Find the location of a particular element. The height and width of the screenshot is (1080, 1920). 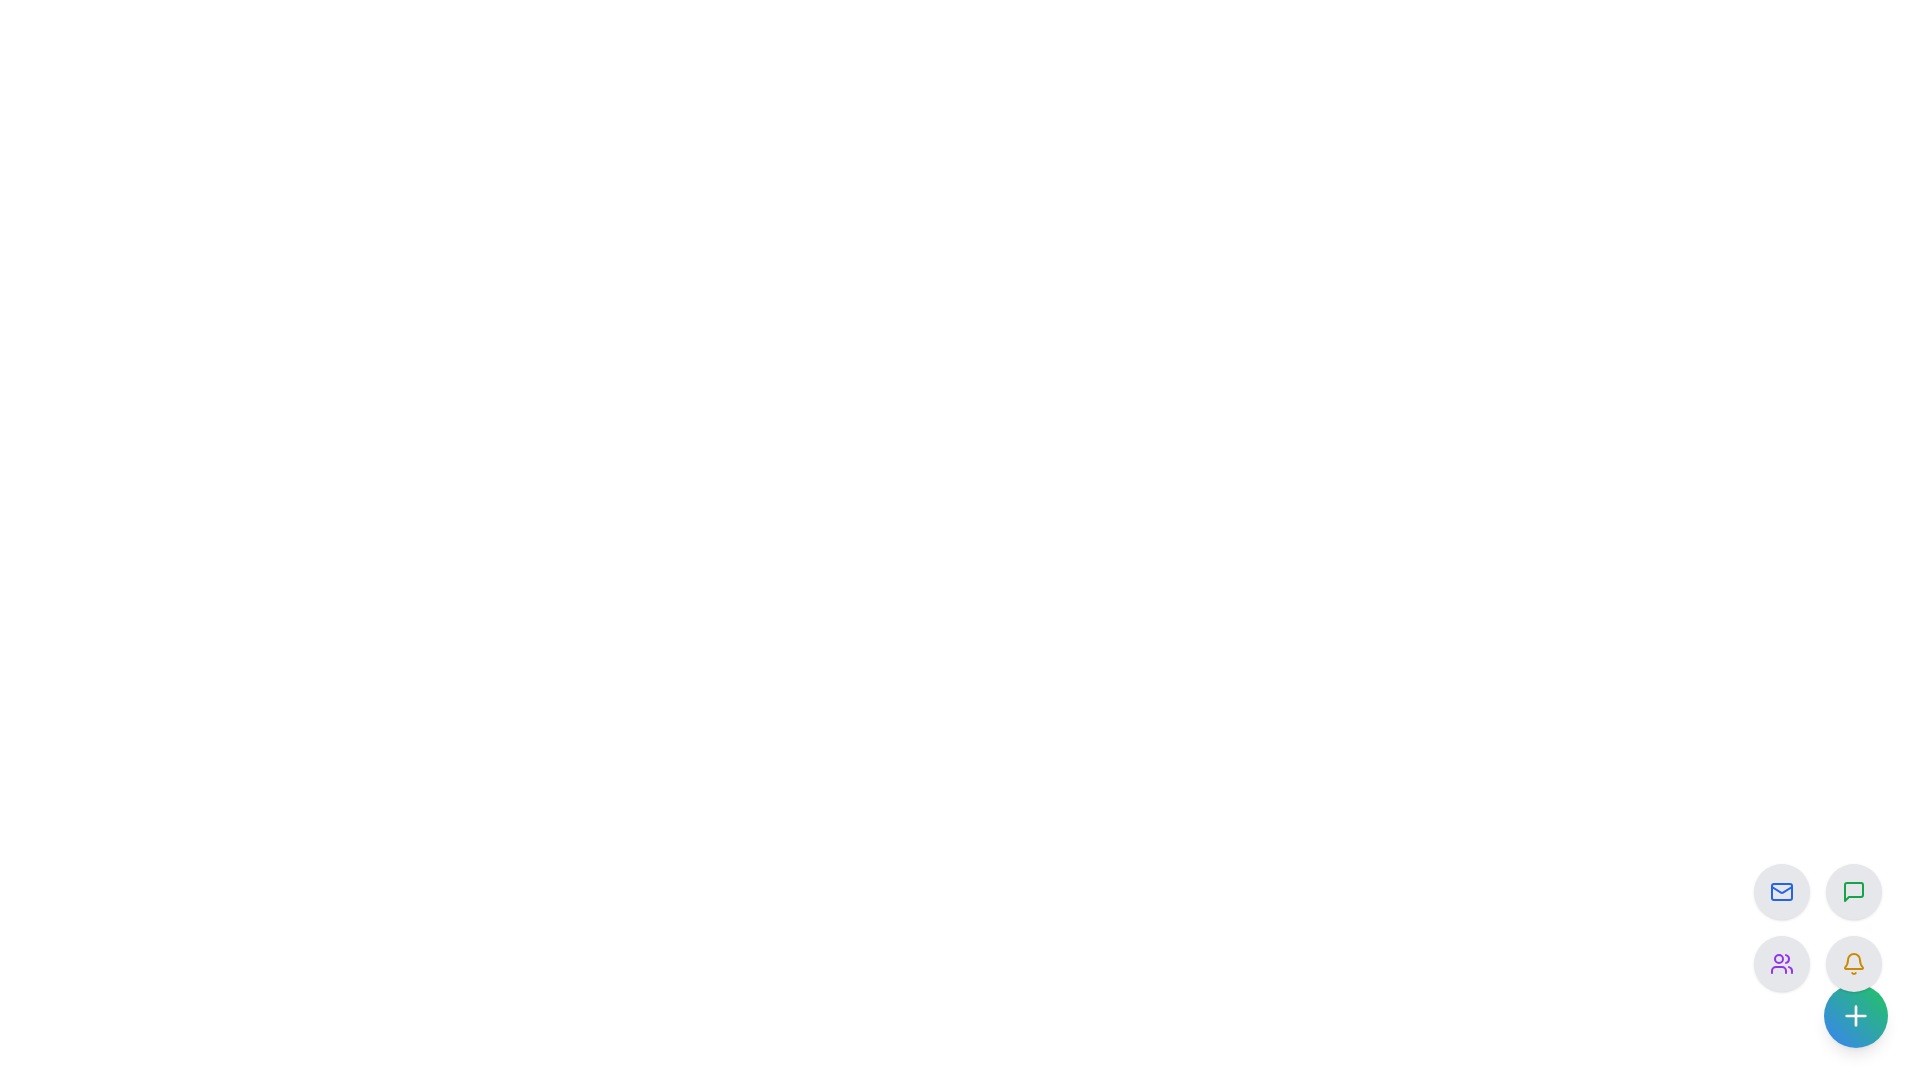

the bottom-most circular button with an embedded SVG icon located at the bottom-right corner of the interface is located at coordinates (1855, 1015).